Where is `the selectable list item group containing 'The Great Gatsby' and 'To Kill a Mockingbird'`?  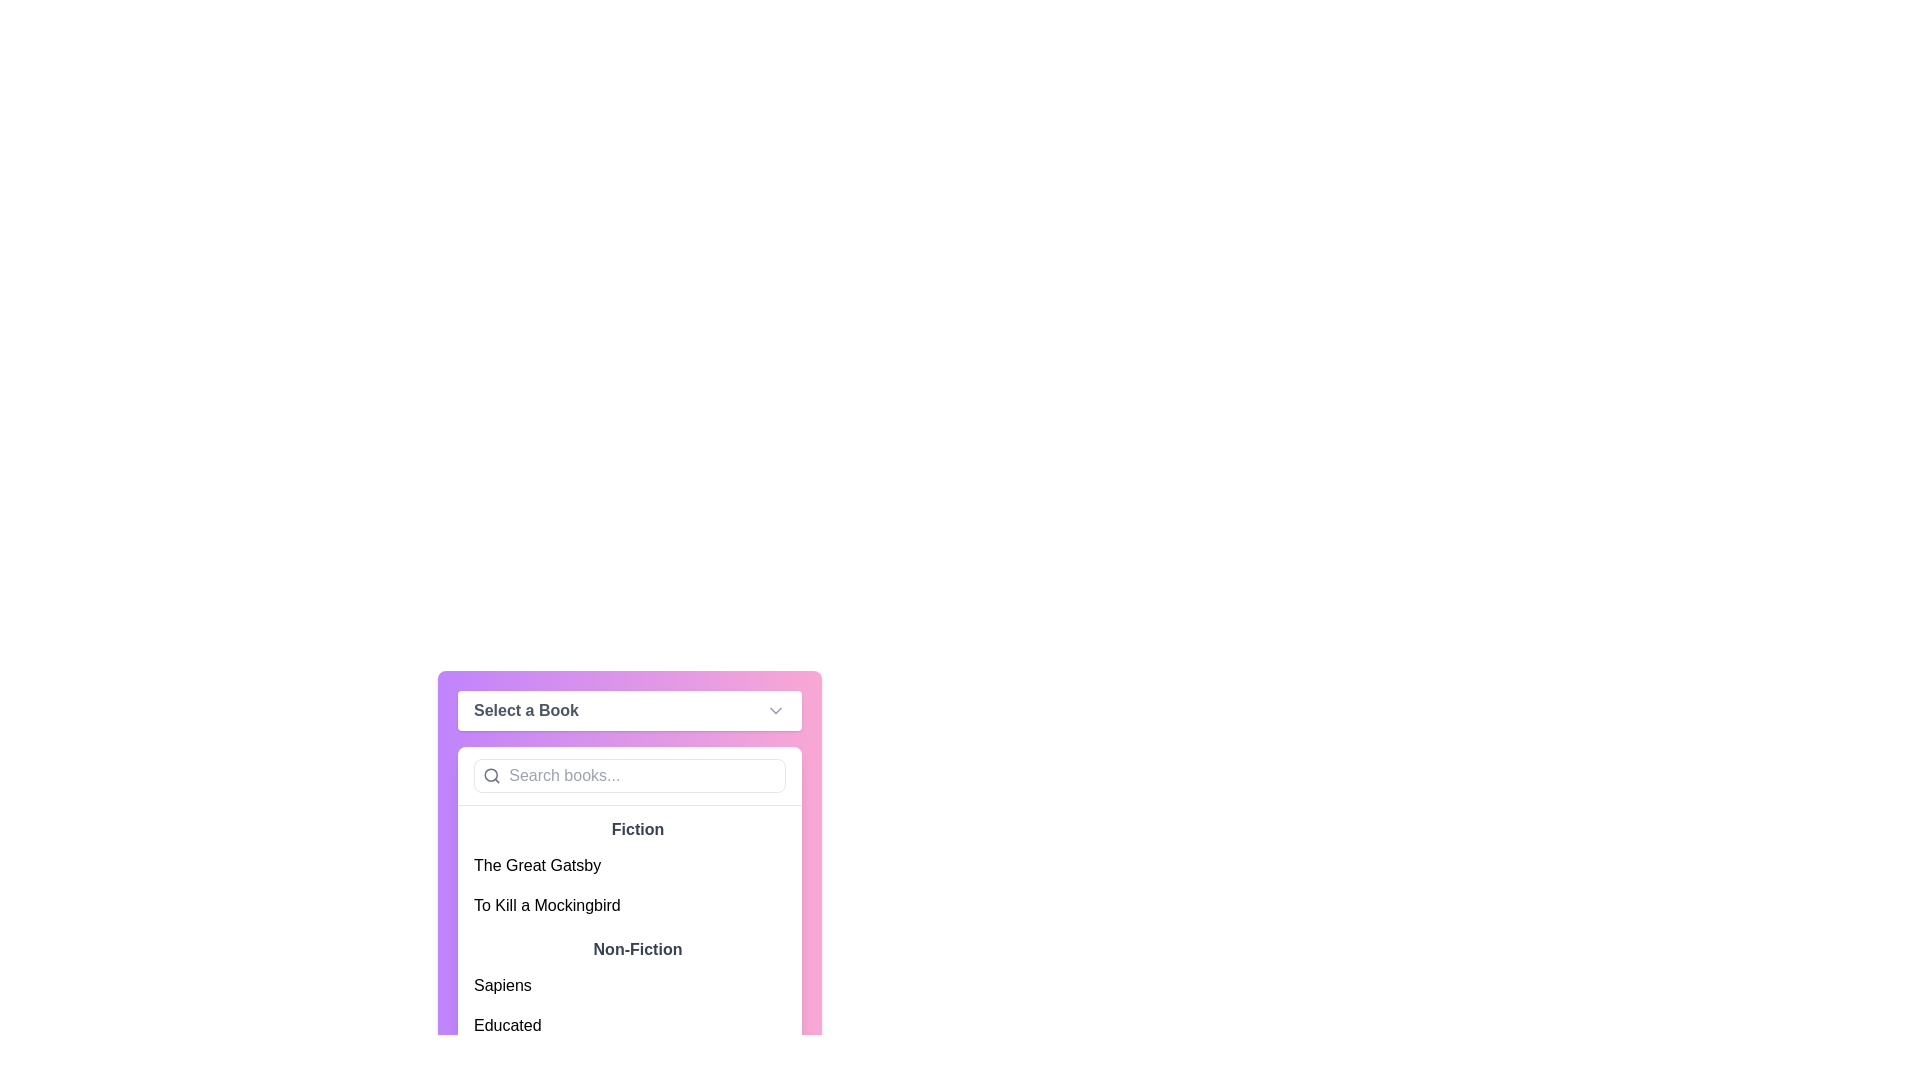
the selectable list item group containing 'The Great Gatsby' and 'To Kill a Mockingbird' is located at coordinates (628, 885).